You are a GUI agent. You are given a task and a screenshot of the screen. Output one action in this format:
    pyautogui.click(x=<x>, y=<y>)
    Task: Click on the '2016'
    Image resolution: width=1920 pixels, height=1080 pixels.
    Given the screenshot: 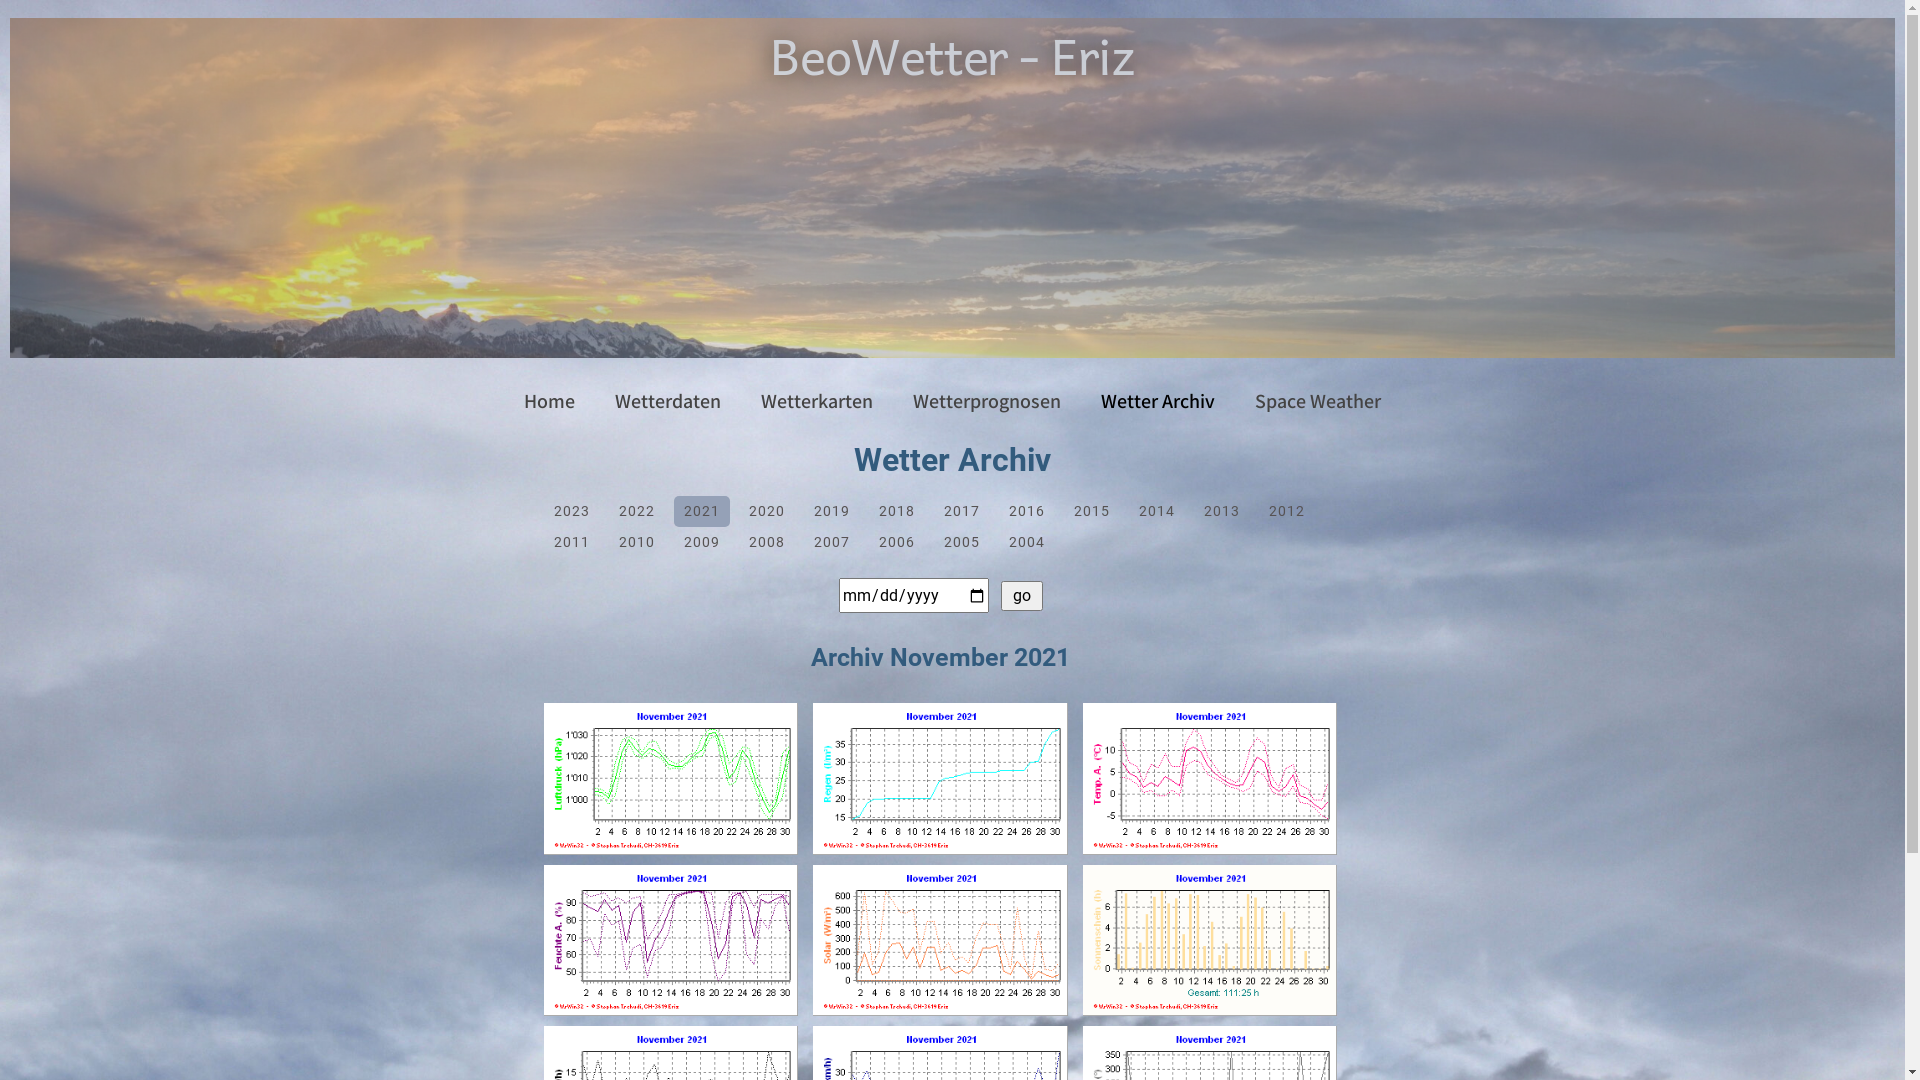 What is the action you would take?
    pyautogui.click(x=1027, y=510)
    